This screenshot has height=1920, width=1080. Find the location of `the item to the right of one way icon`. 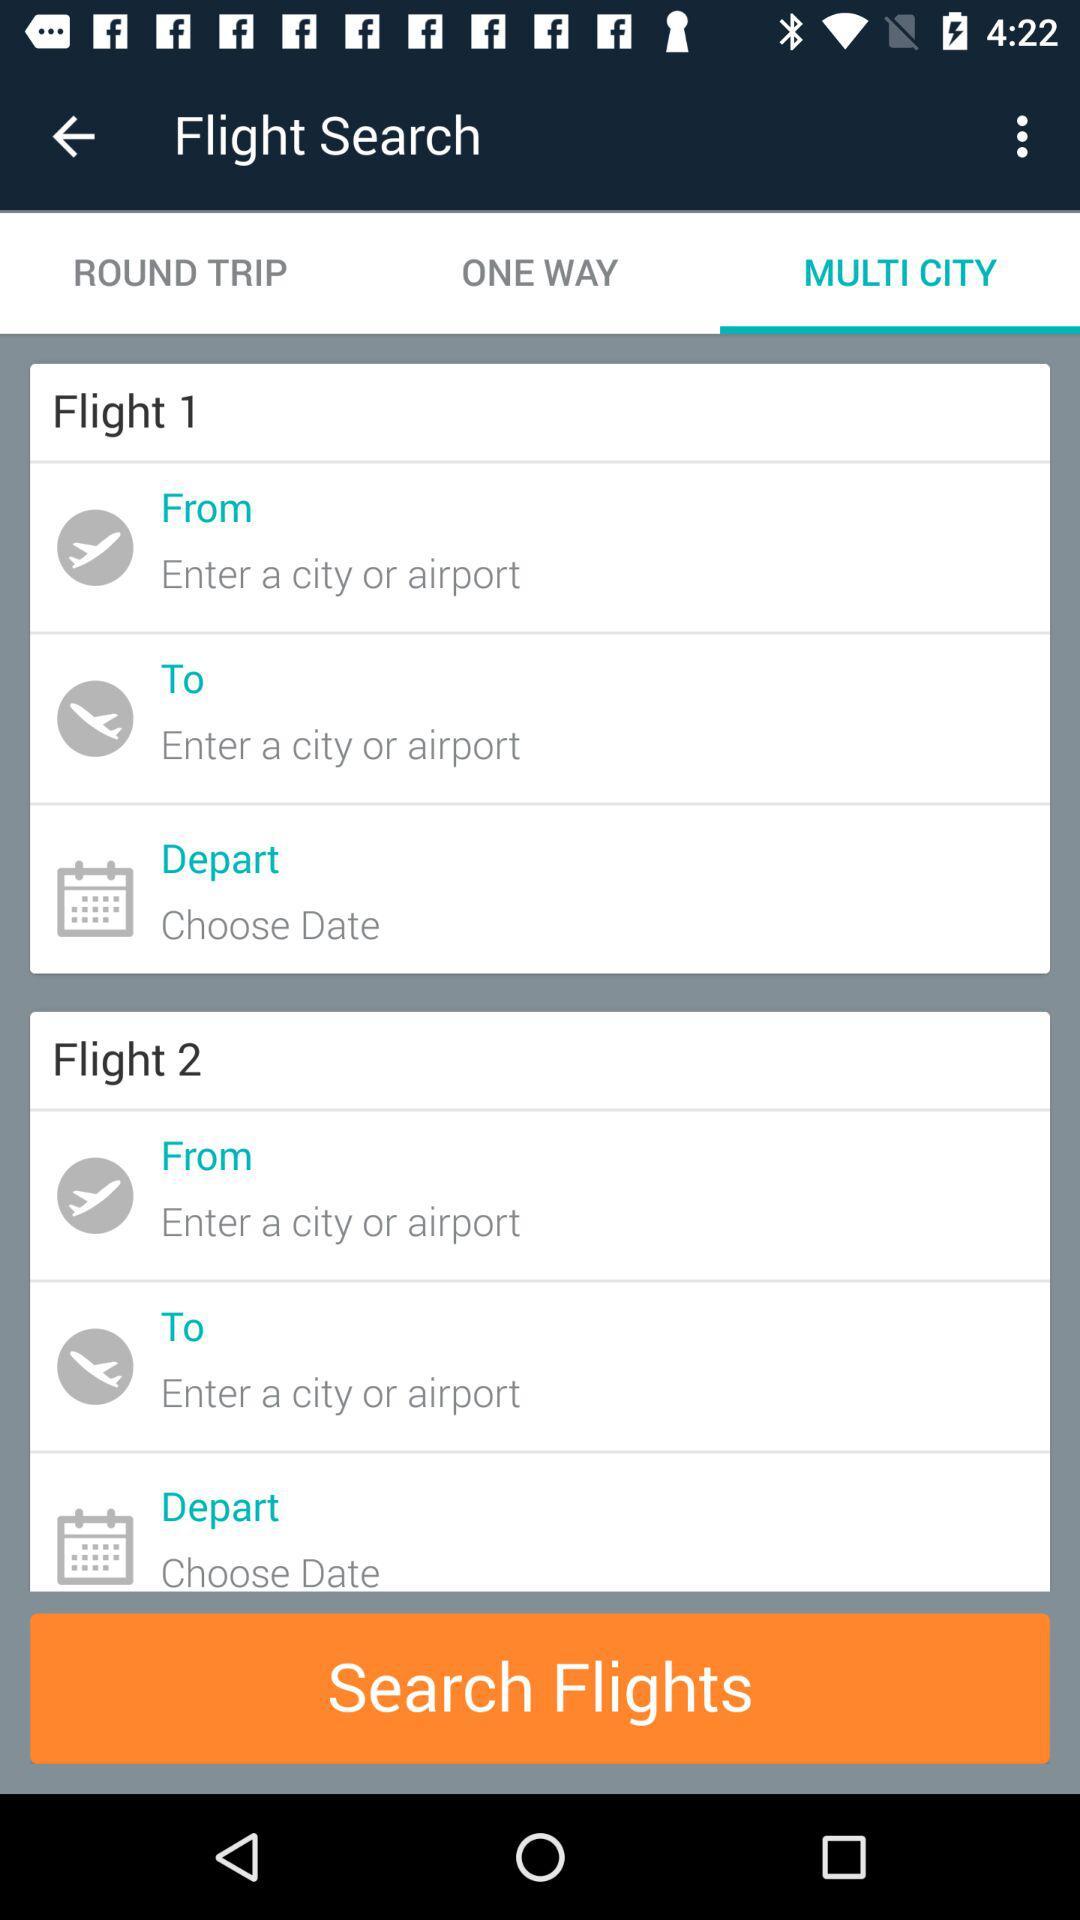

the item to the right of one way icon is located at coordinates (898, 272).